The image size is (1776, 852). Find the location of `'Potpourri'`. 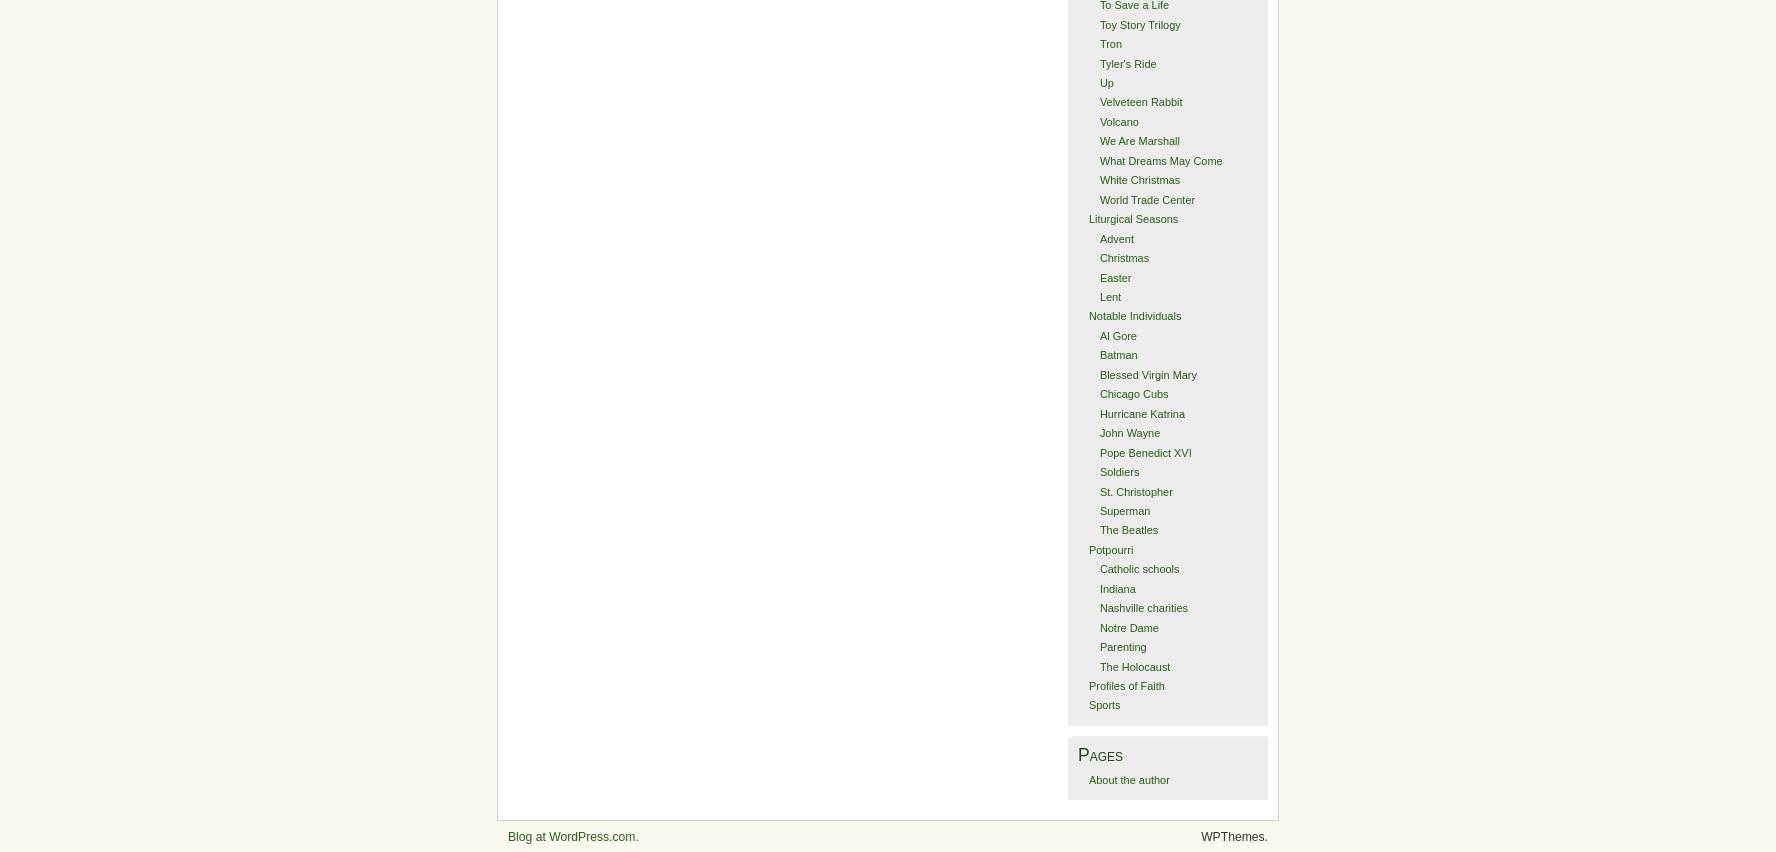

'Potpourri' is located at coordinates (1086, 549).